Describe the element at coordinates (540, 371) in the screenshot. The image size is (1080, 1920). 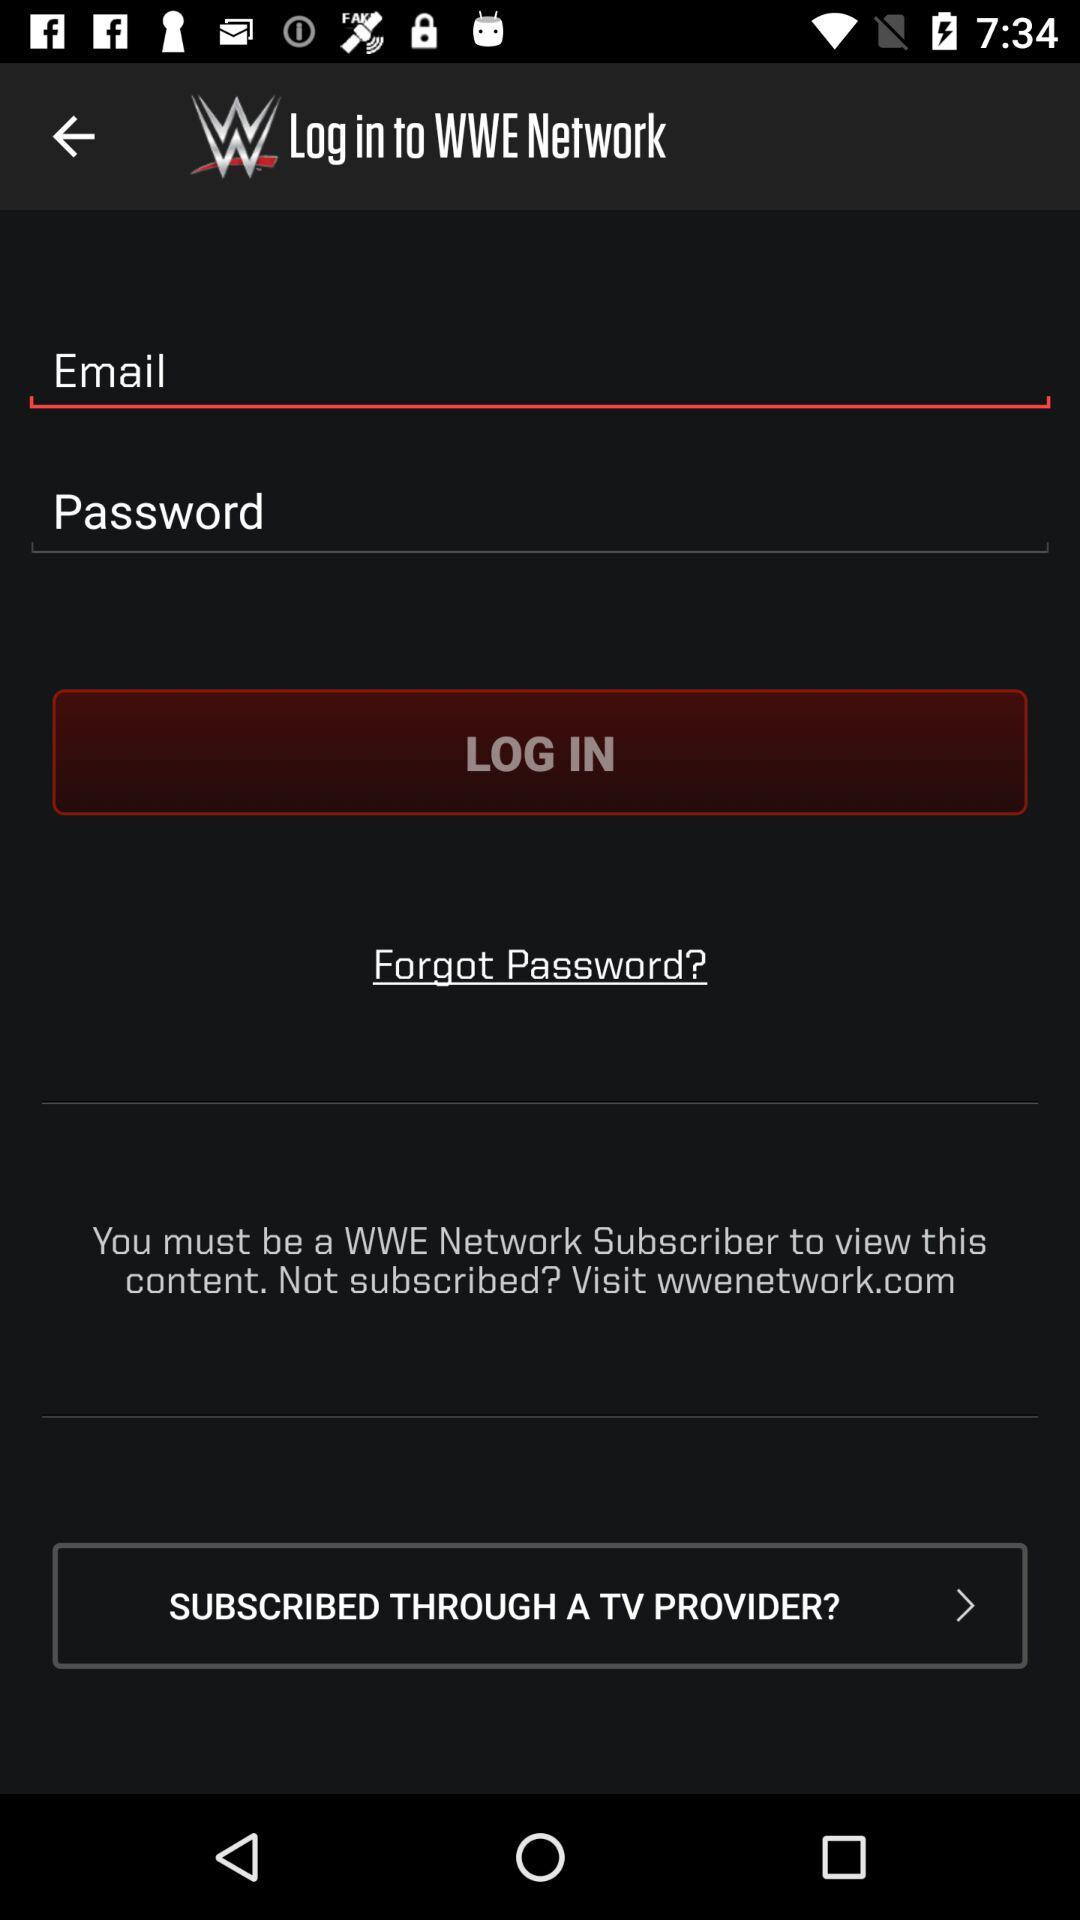
I see `email login` at that location.